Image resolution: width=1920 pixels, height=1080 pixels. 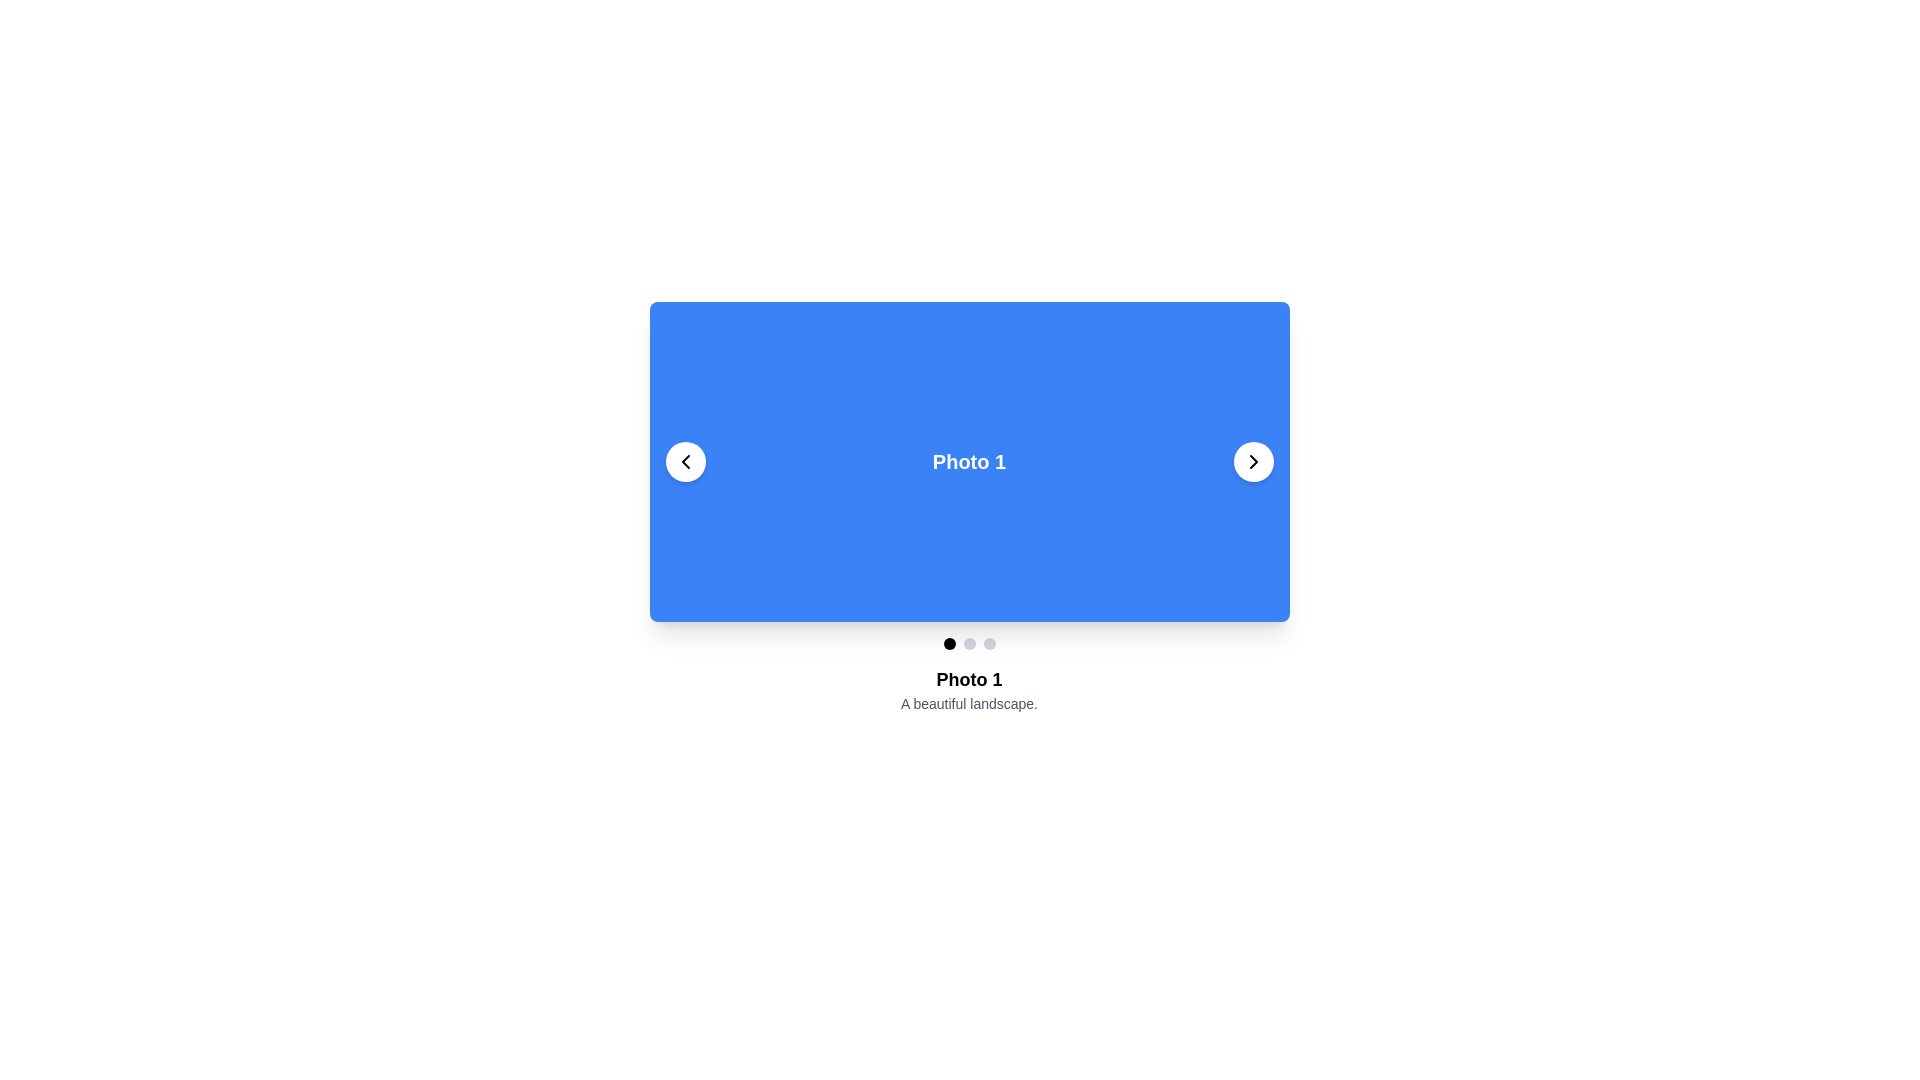 I want to click on the Chevron icon within the circular button on the left side of the blue carousel panel, so click(x=685, y=462).